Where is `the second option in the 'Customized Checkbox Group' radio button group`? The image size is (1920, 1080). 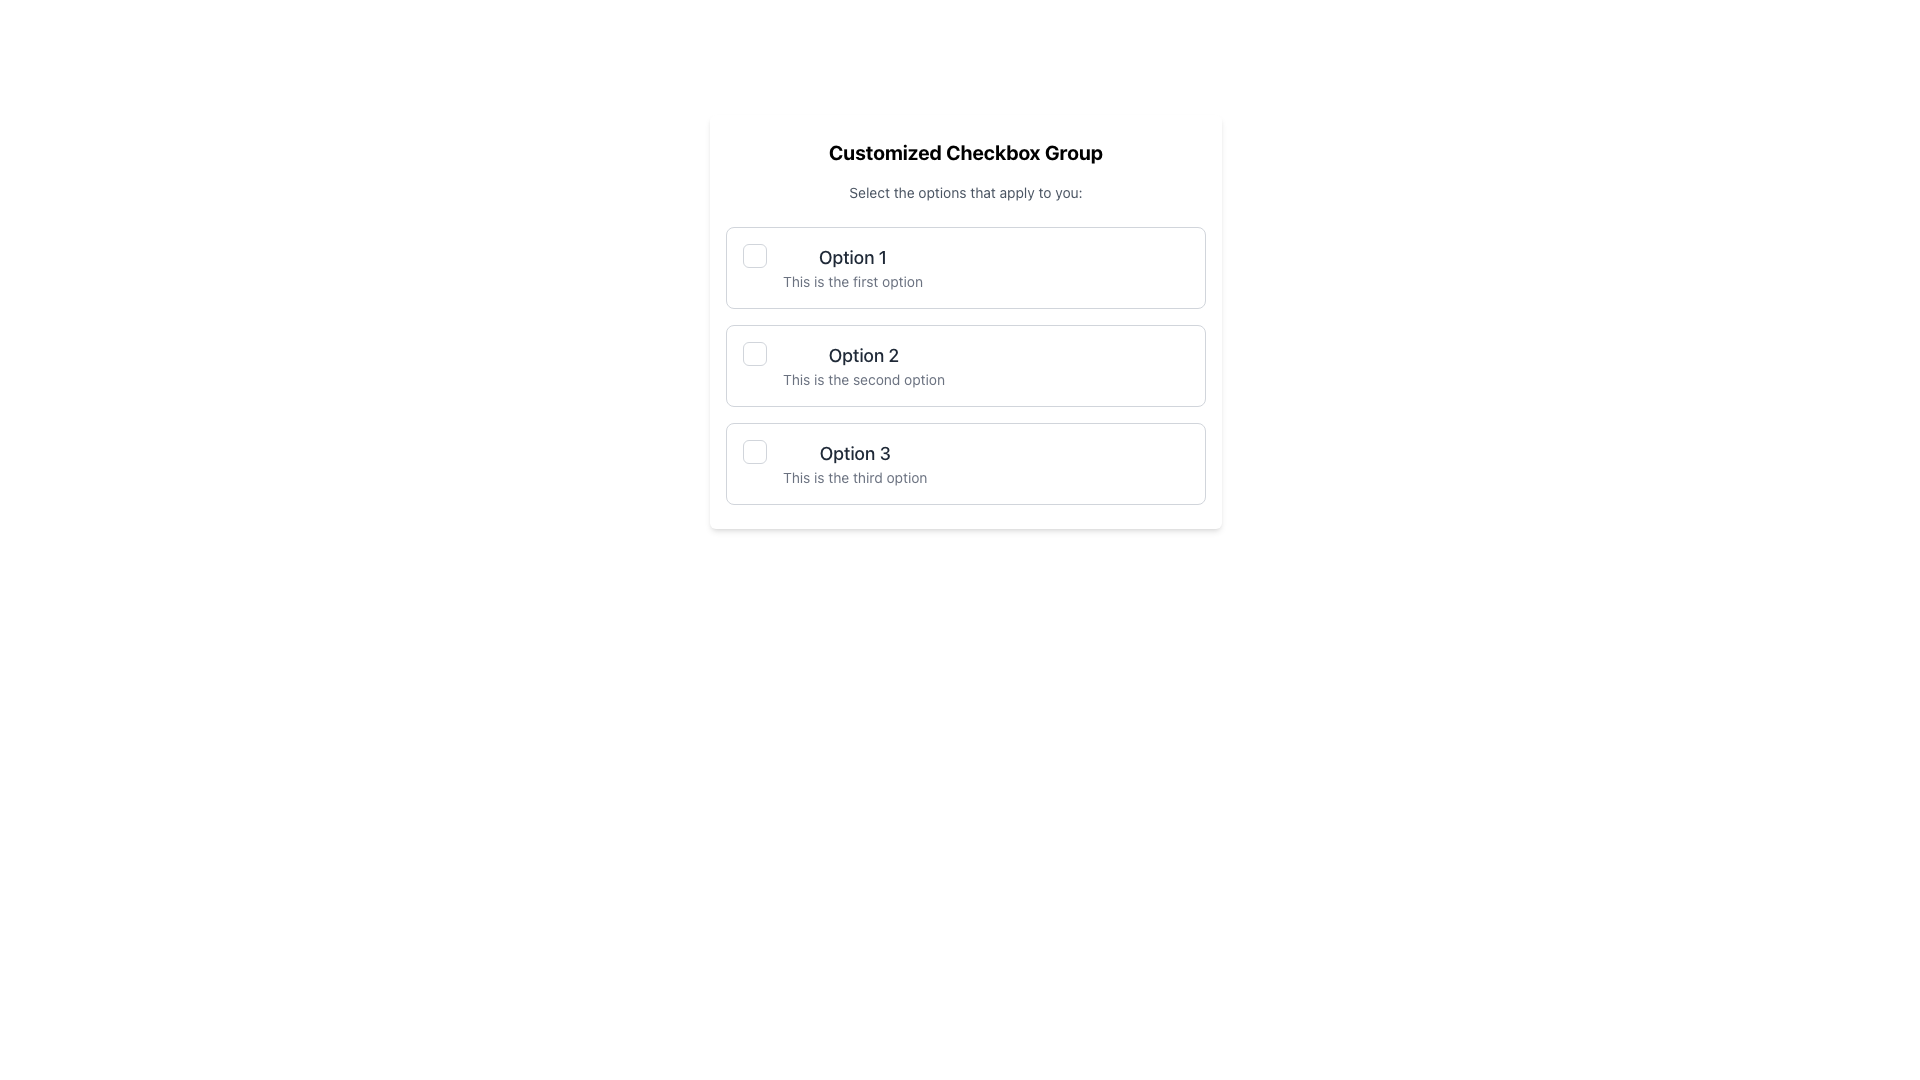
the second option in the 'Customized Checkbox Group' radio button group is located at coordinates (965, 366).